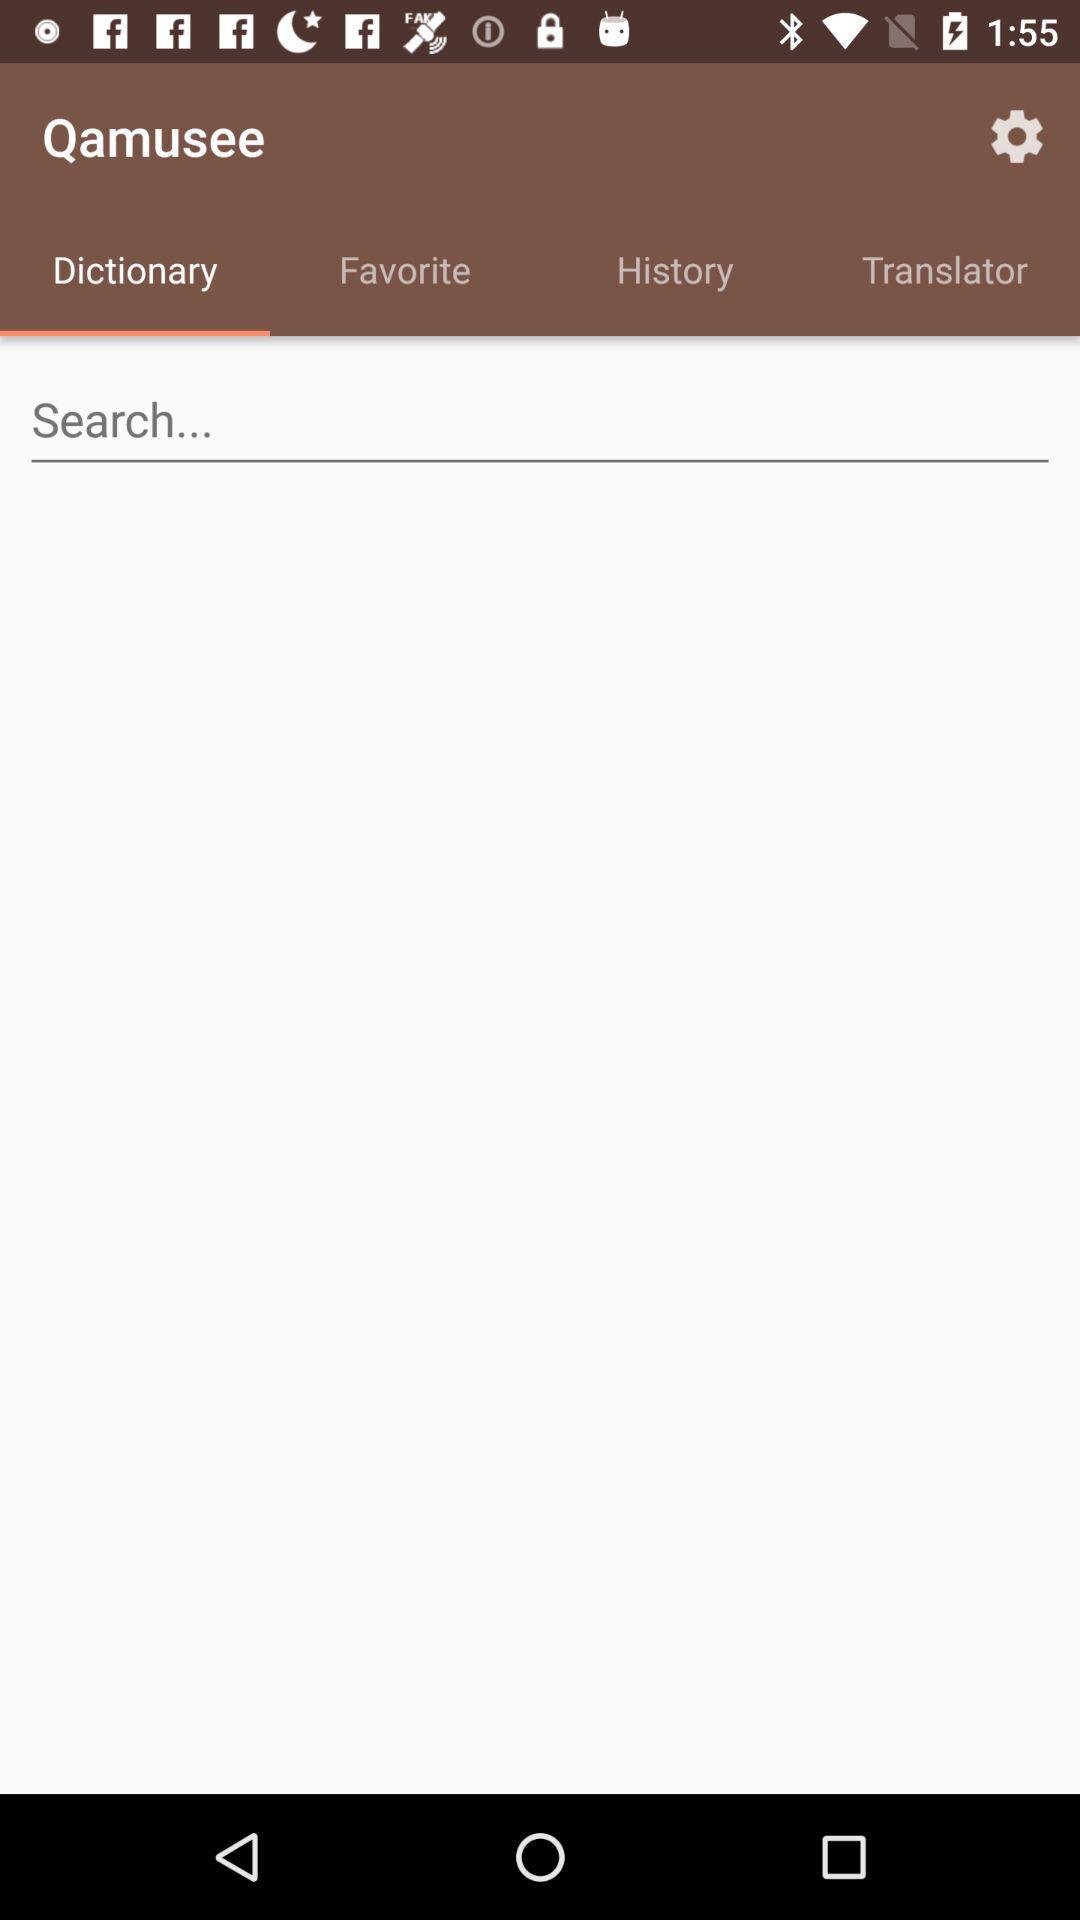 Image resolution: width=1080 pixels, height=1920 pixels. I want to click on item next to the history icon, so click(1017, 135).